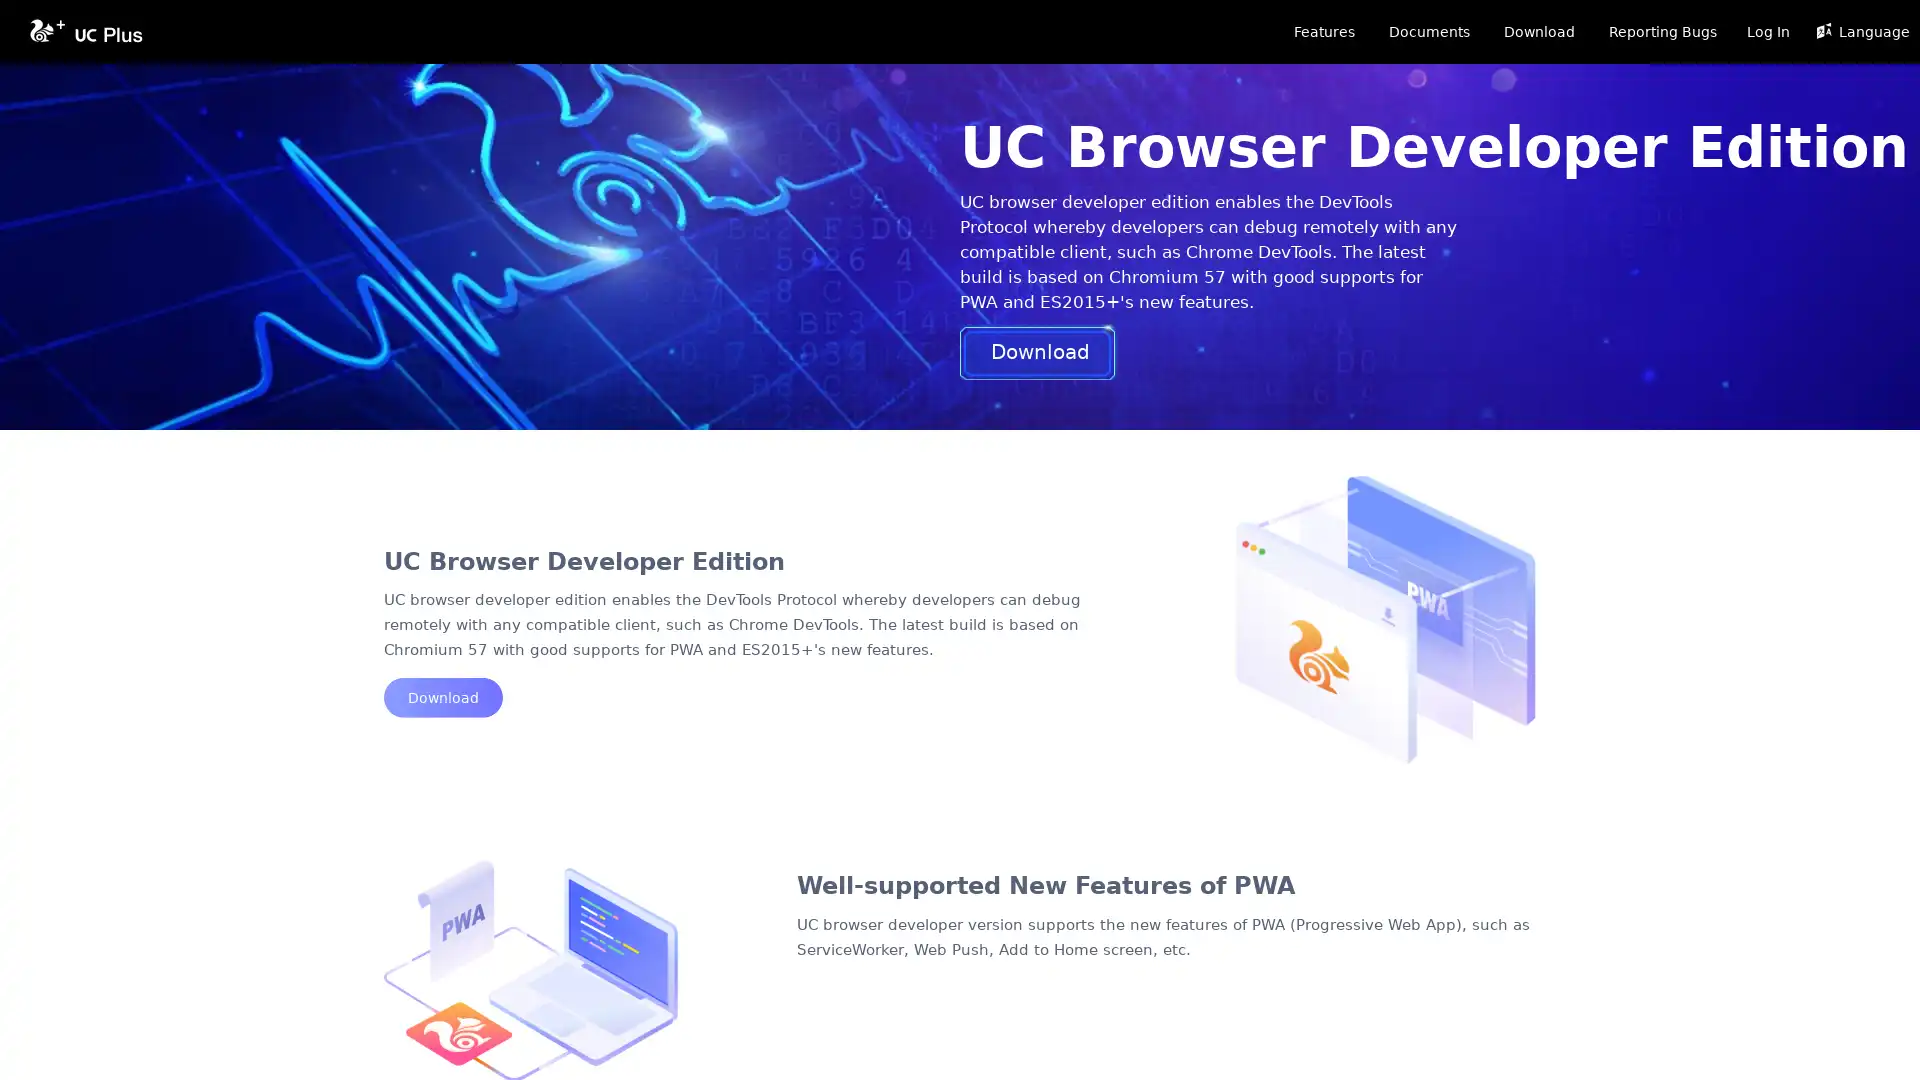 Image resolution: width=1920 pixels, height=1080 pixels. What do you see at coordinates (1538, 31) in the screenshot?
I see `Download` at bounding box center [1538, 31].